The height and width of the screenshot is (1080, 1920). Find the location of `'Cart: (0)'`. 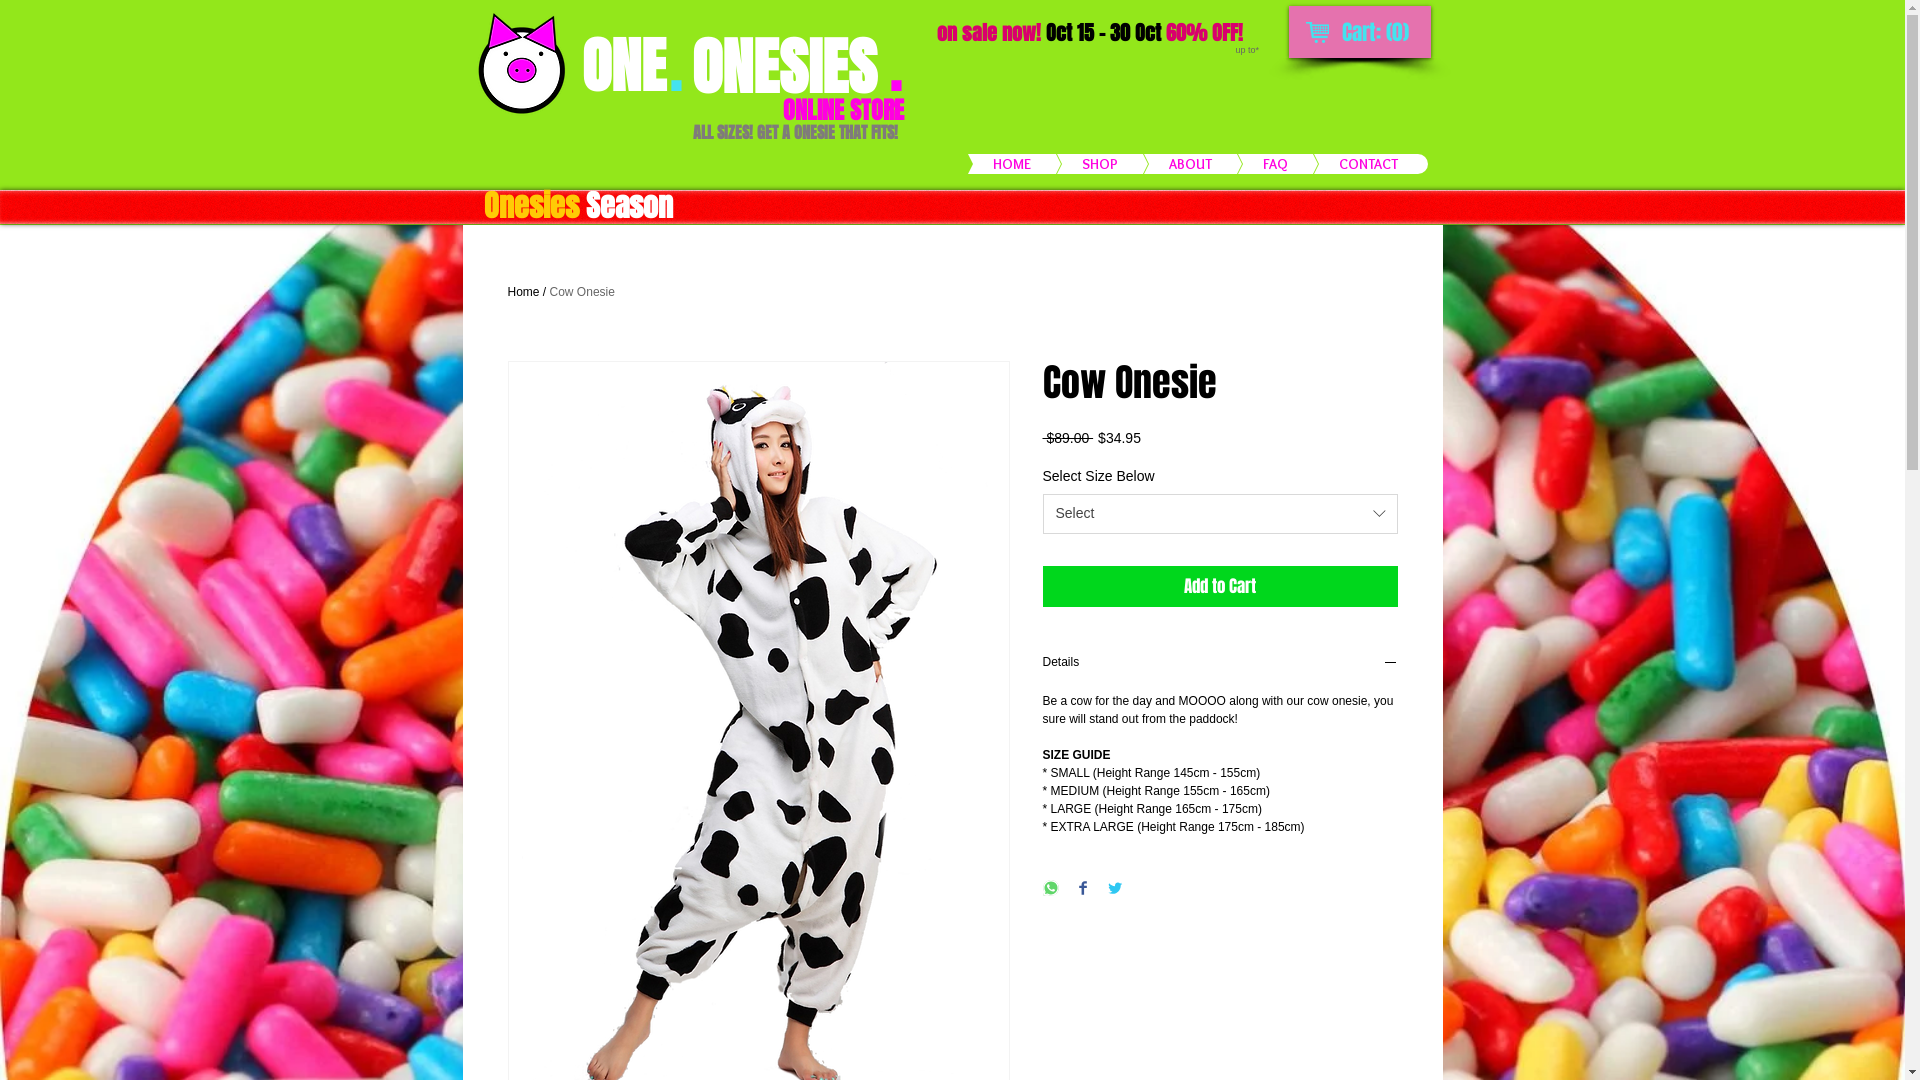

'Cart: (0)' is located at coordinates (1342, 33).